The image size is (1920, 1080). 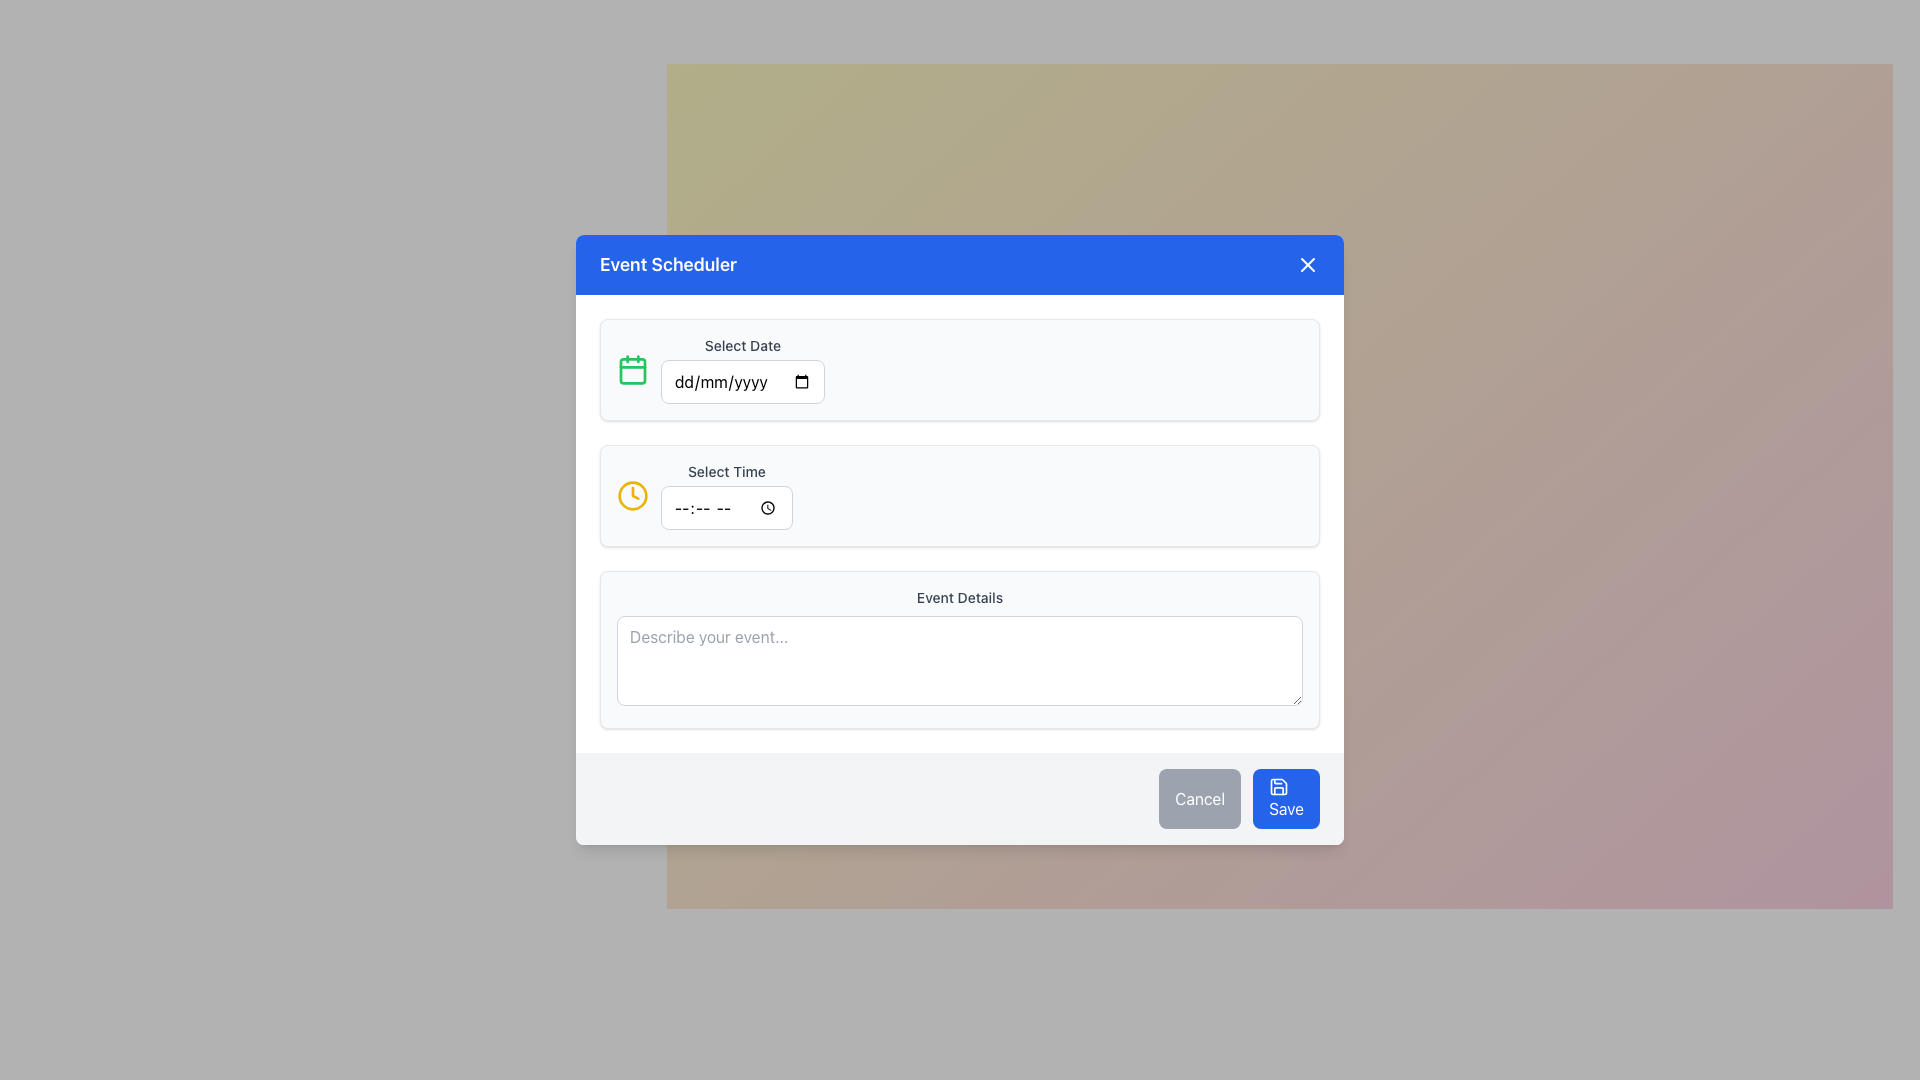 What do you see at coordinates (632, 370) in the screenshot?
I see `the date selection icon located at the top left of the 'Select Date' field group, which is positioned to the left of the 'dd/mm/yyyy' text input box` at bounding box center [632, 370].